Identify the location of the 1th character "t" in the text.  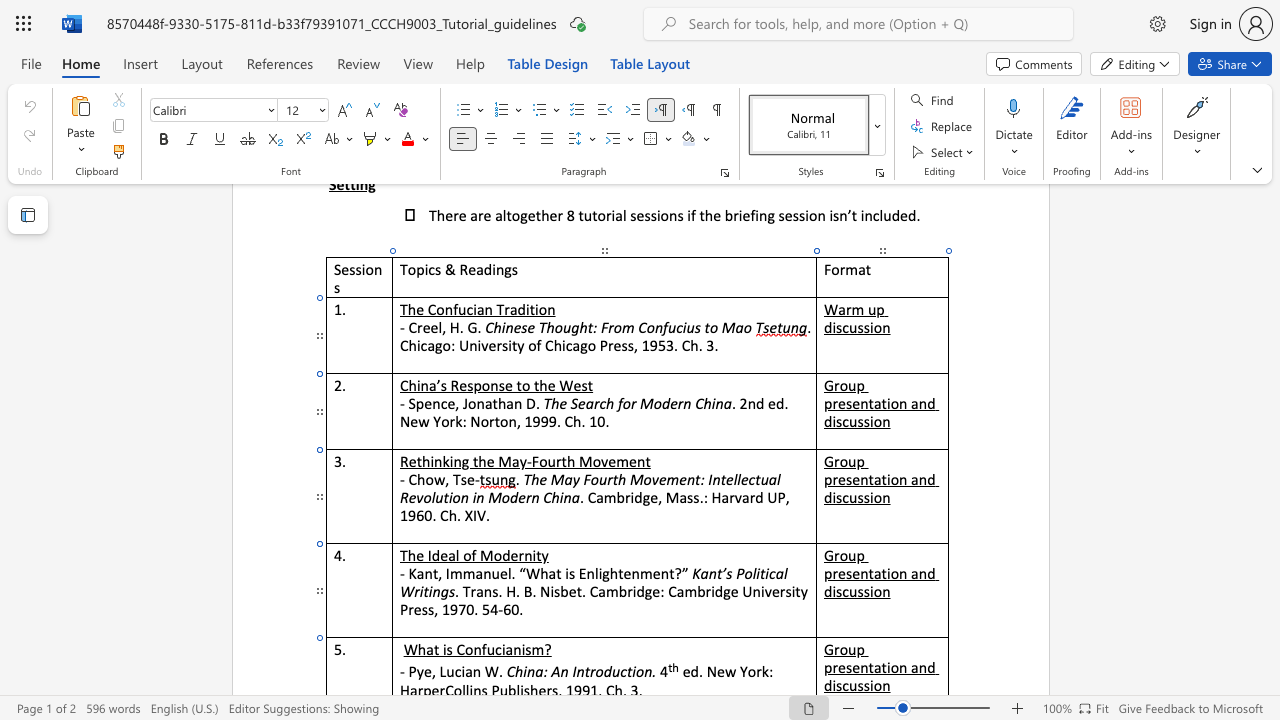
(435, 649).